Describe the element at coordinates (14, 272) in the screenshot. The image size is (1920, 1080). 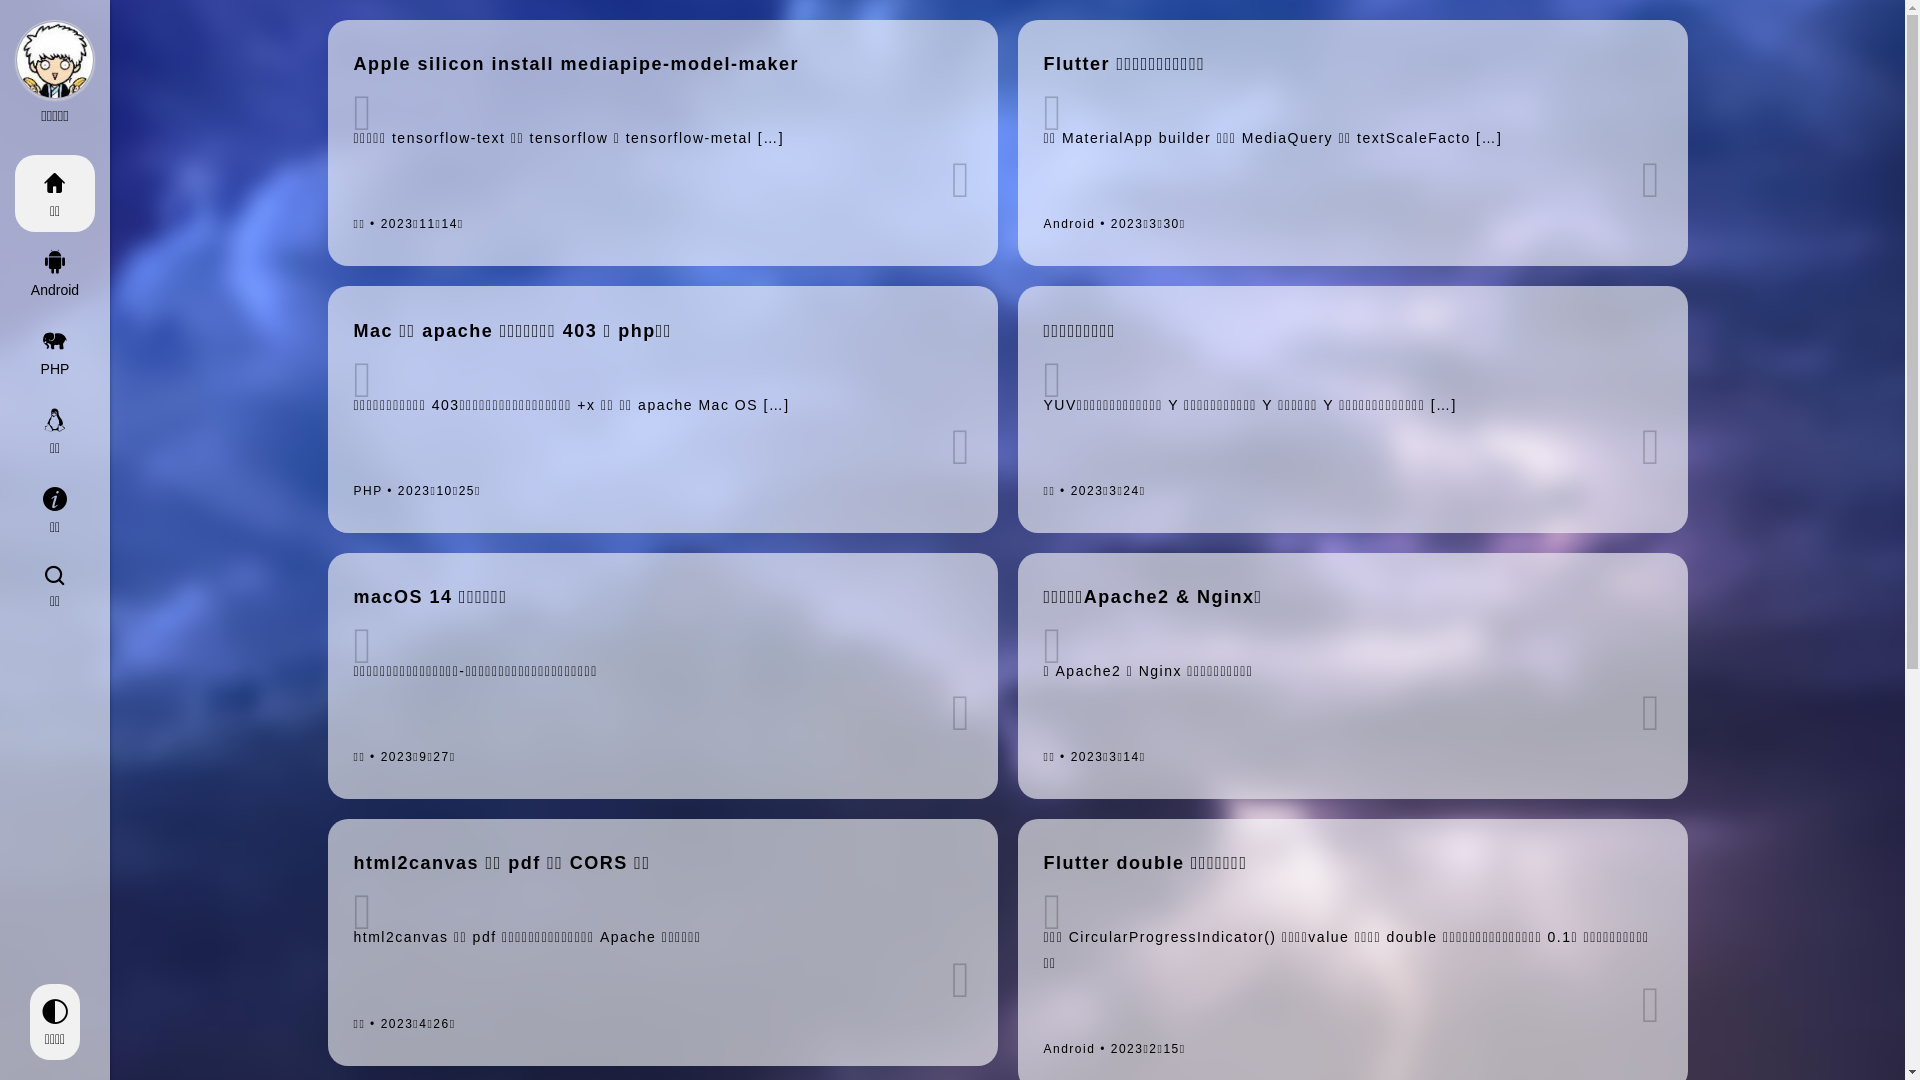
I see `'Android'` at that location.